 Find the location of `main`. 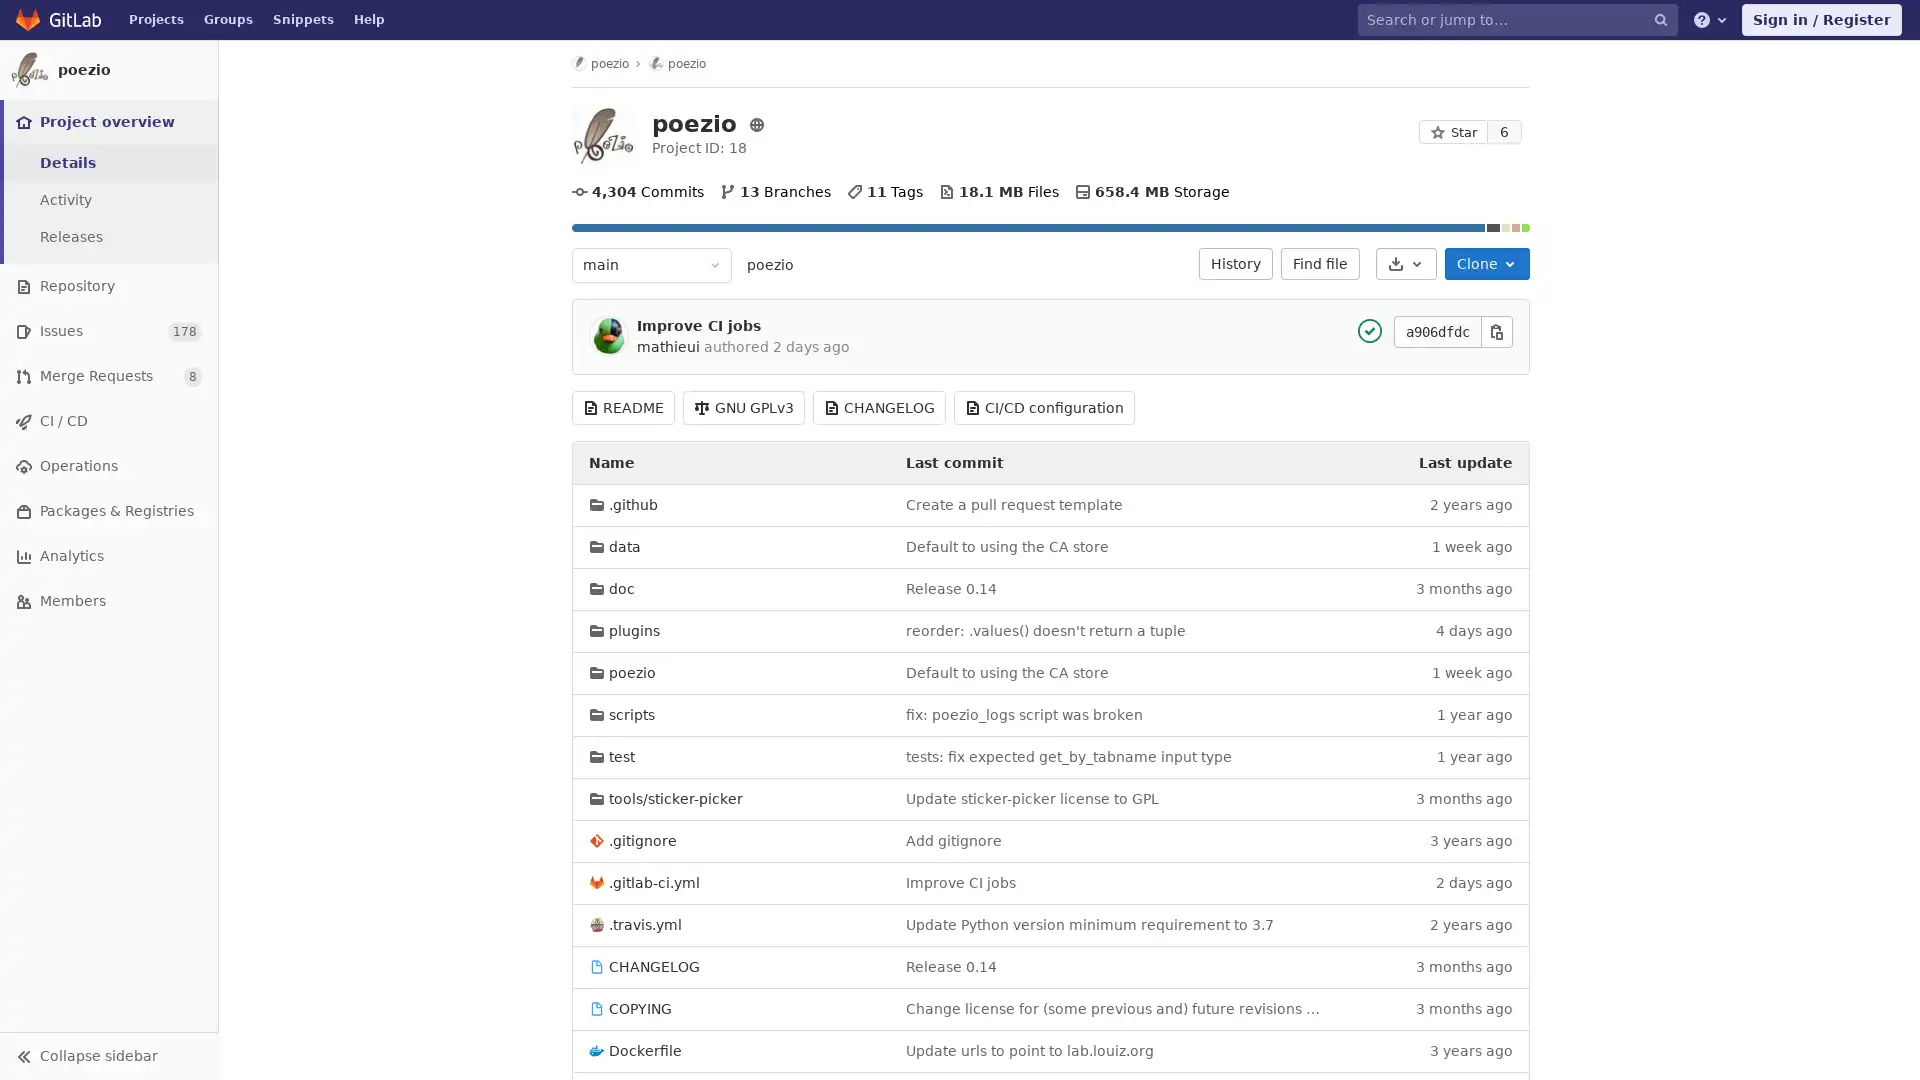

main is located at coordinates (671, 264).